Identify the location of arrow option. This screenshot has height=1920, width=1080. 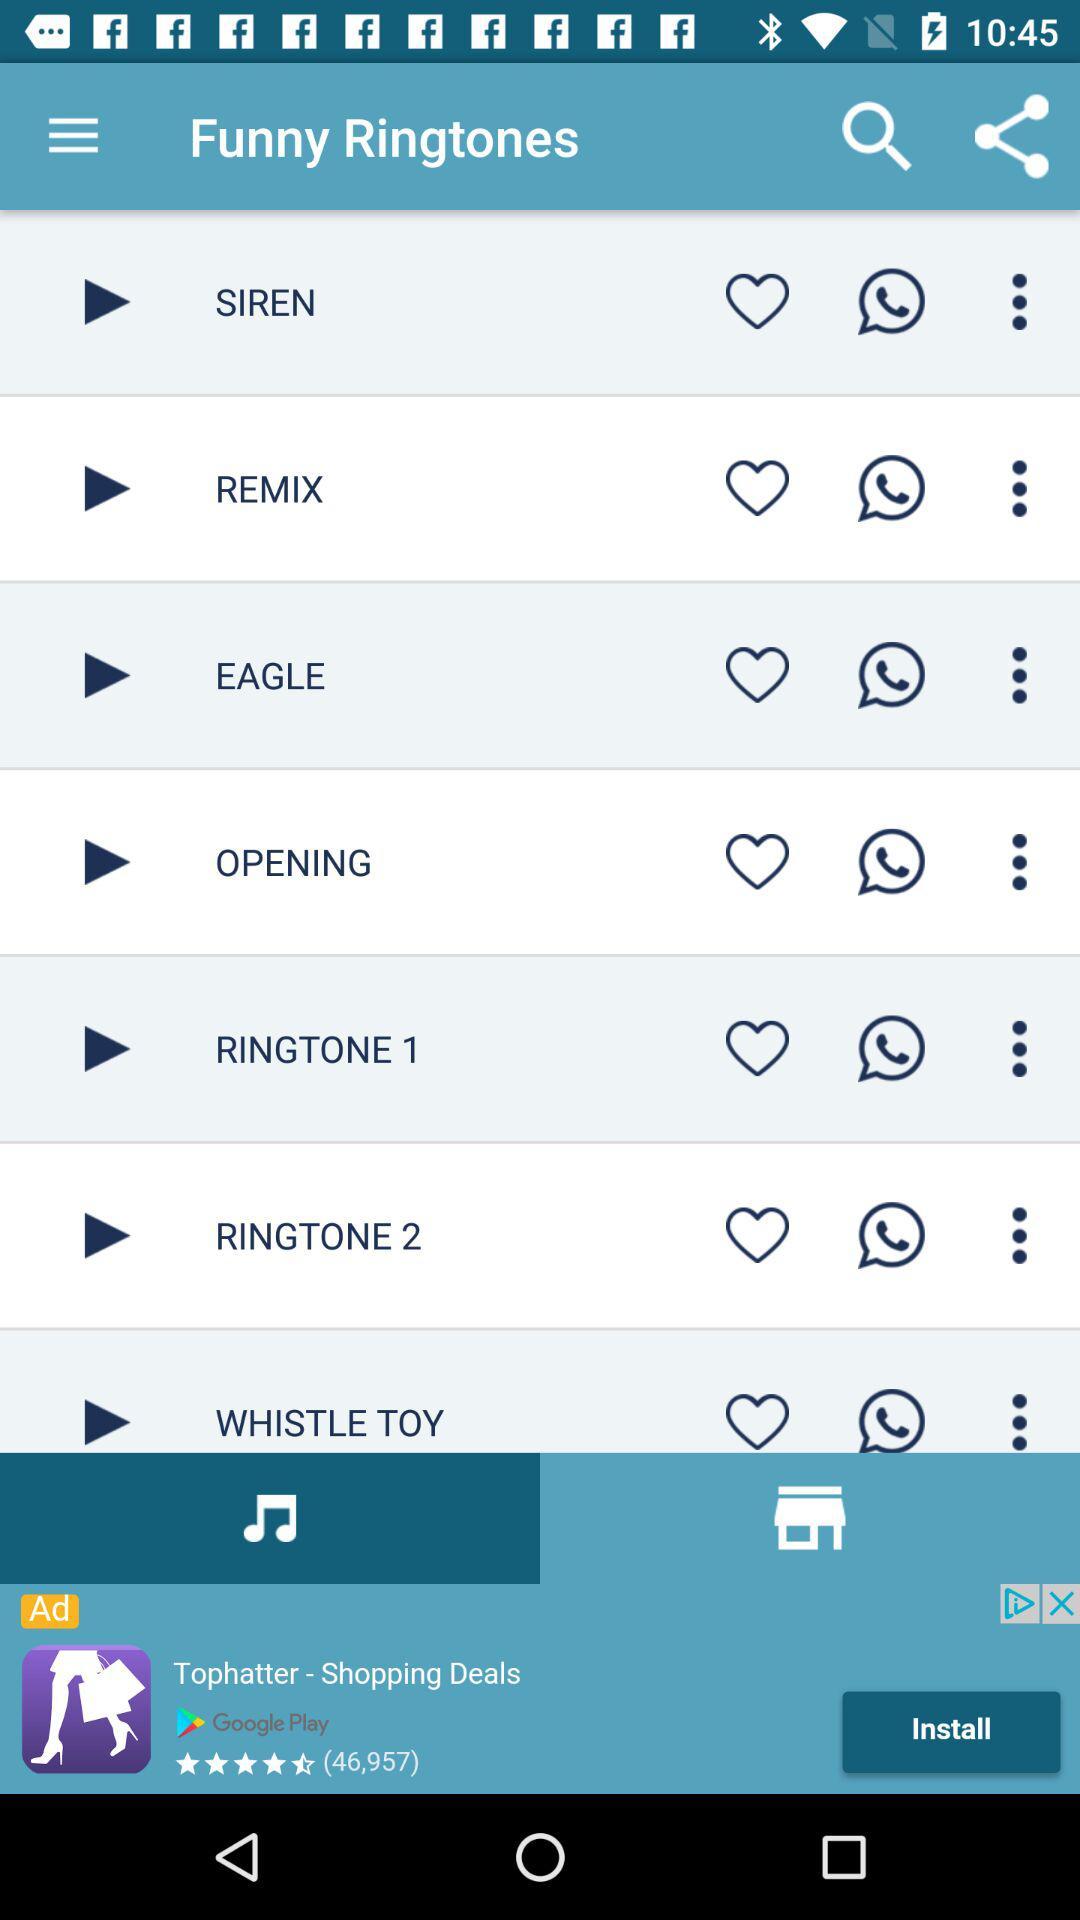
(107, 862).